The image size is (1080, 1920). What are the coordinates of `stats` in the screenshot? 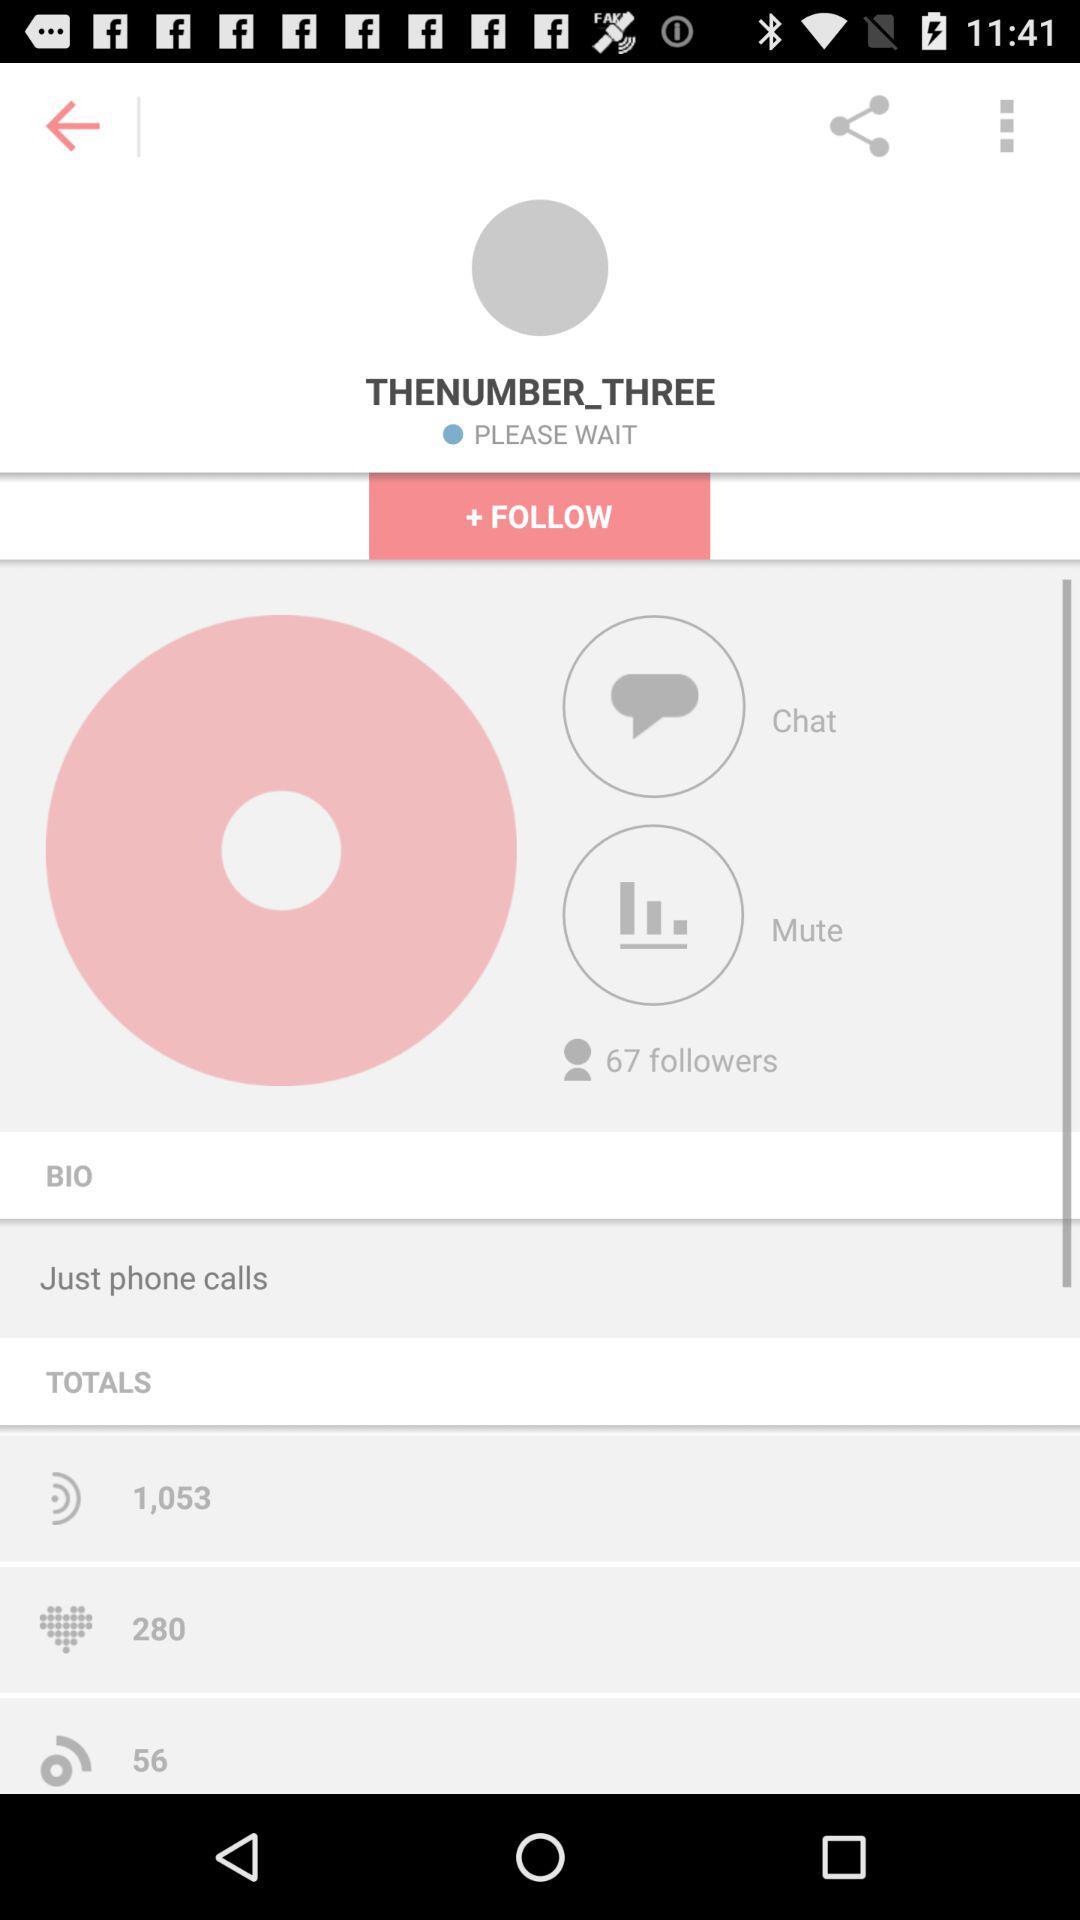 It's located at (653, 914).